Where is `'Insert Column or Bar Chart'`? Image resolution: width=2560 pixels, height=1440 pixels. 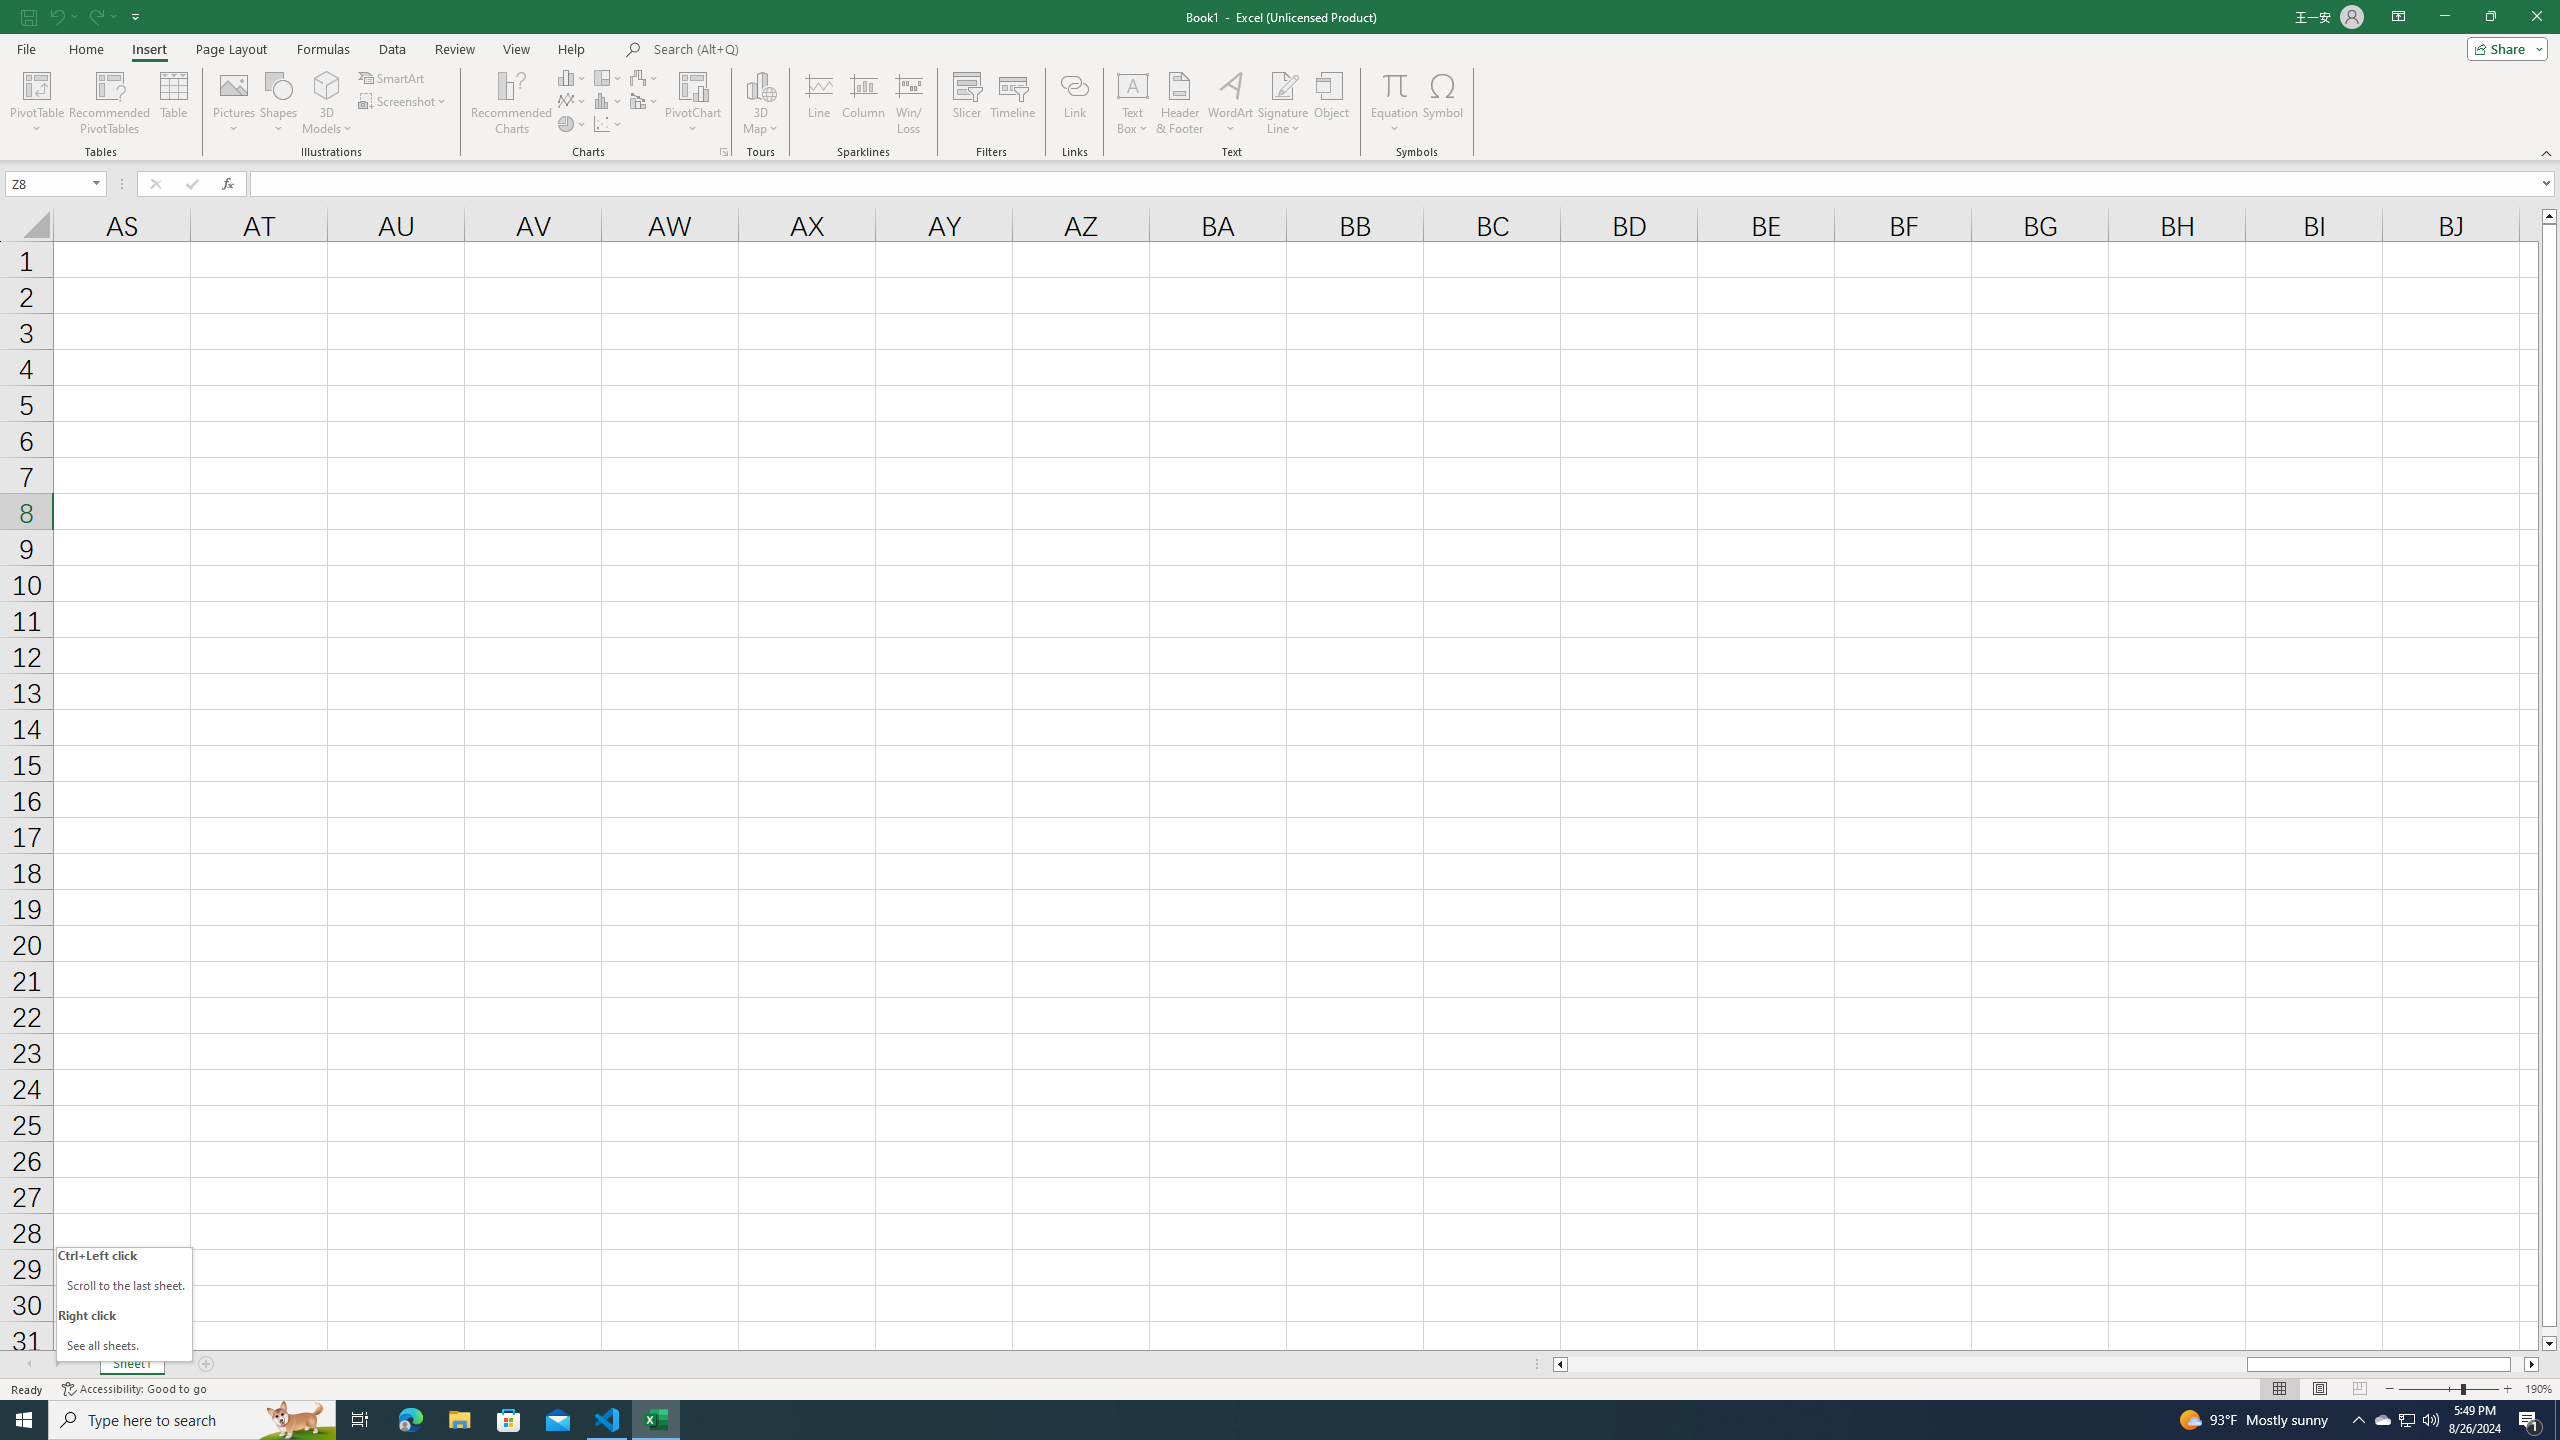
'Insert Column or Bar Chart' is located at coordinates (572, 77).